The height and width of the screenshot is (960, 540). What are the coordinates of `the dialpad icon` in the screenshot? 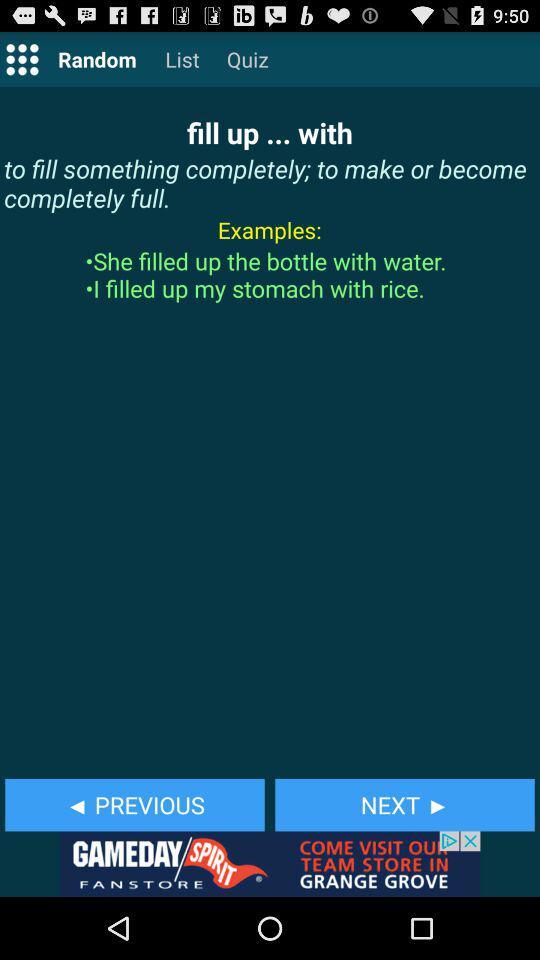 It's located at (21, 63).